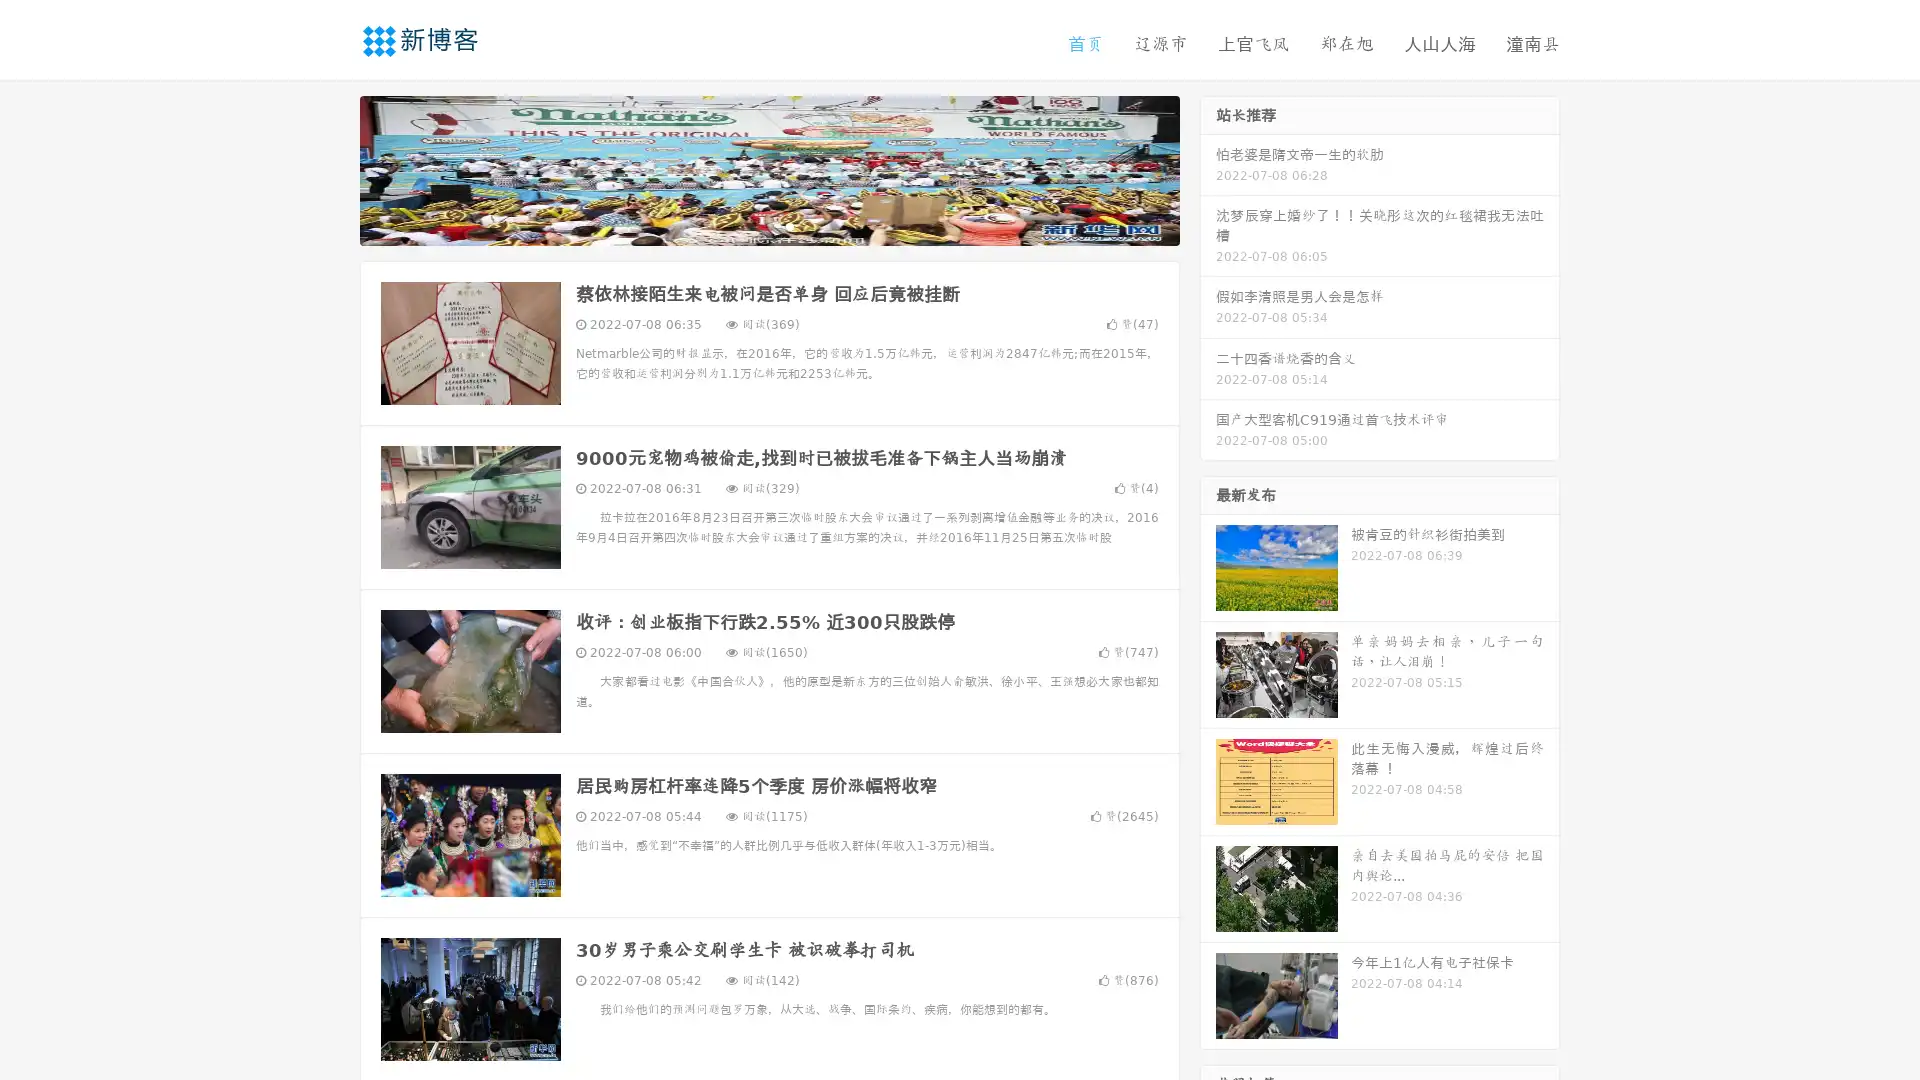  Describe the element at coordinates (1208, 168) in the screenshot. I see `Next slide` at that location.